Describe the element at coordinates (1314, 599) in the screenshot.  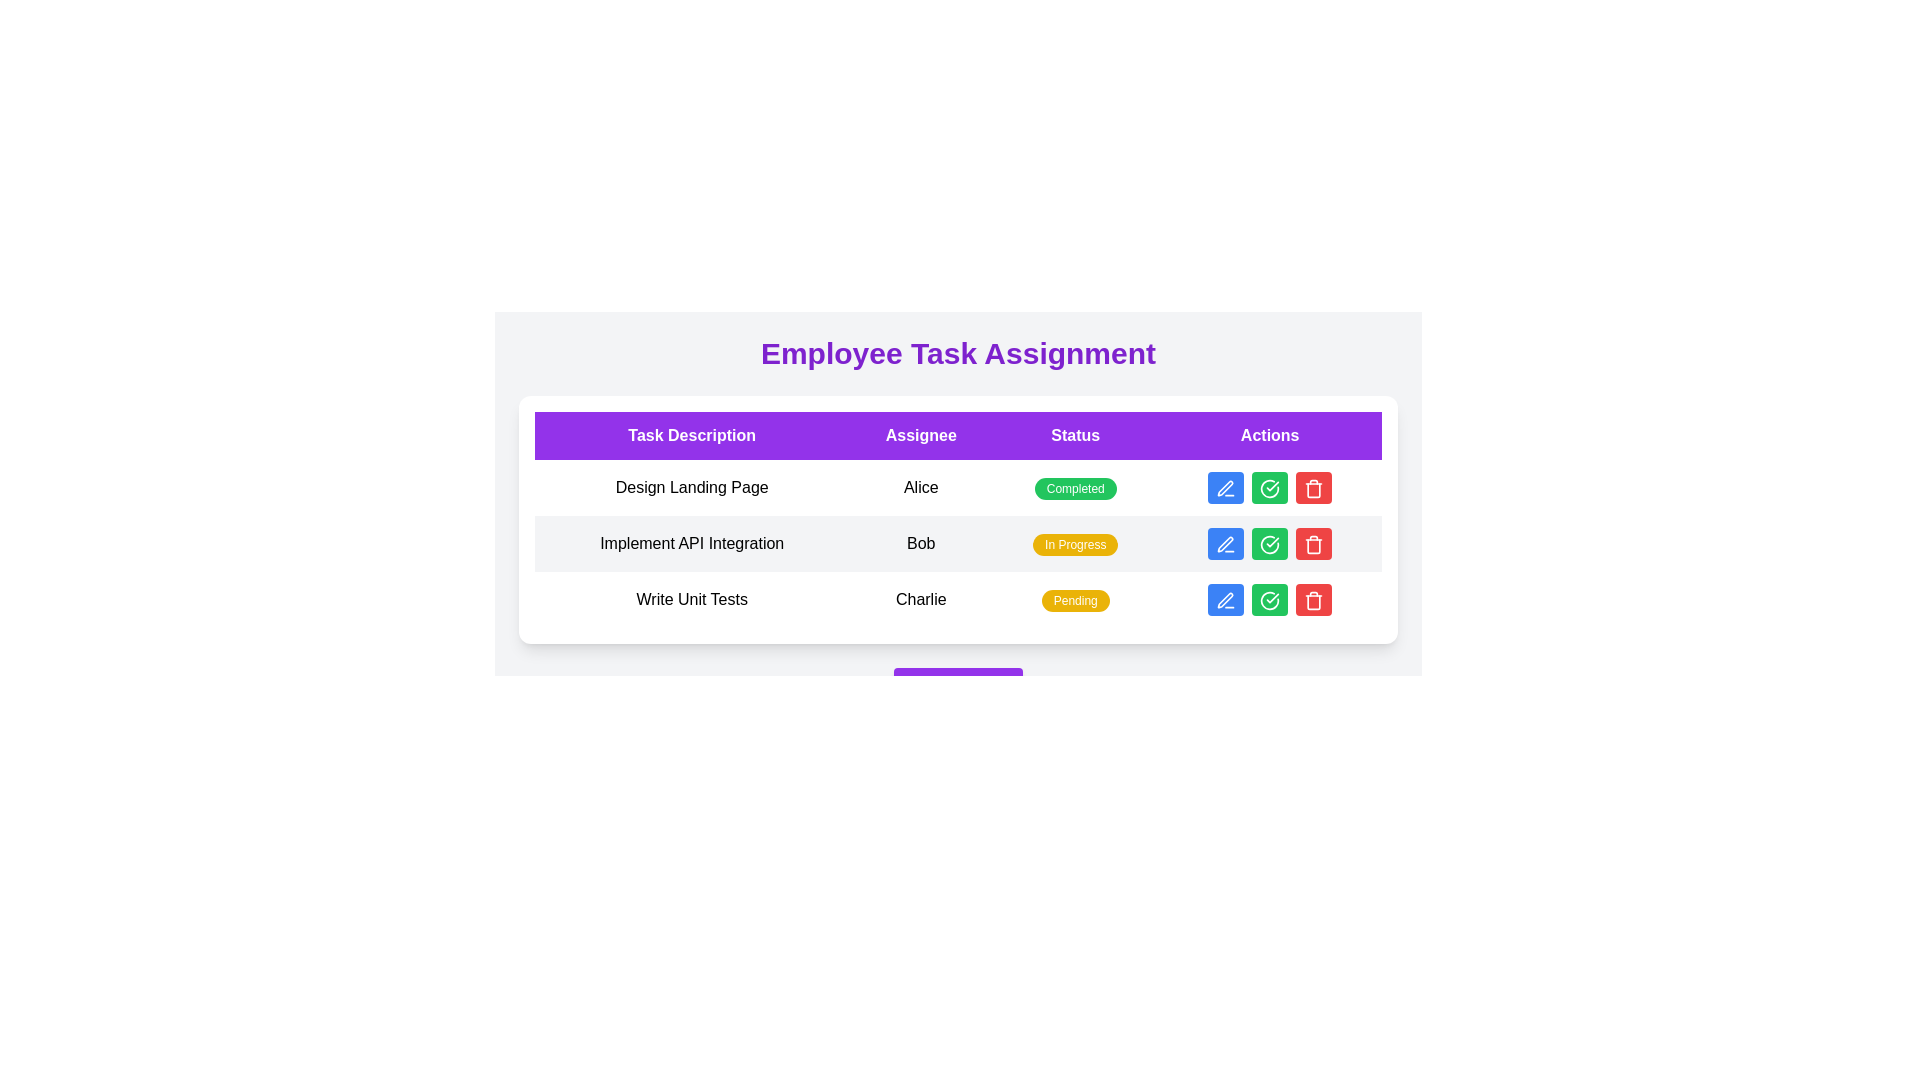
I see `the 'Delete' button with a trash icon located in the 'Actions' column for the row titled 'Implement API Integration'` at that location.